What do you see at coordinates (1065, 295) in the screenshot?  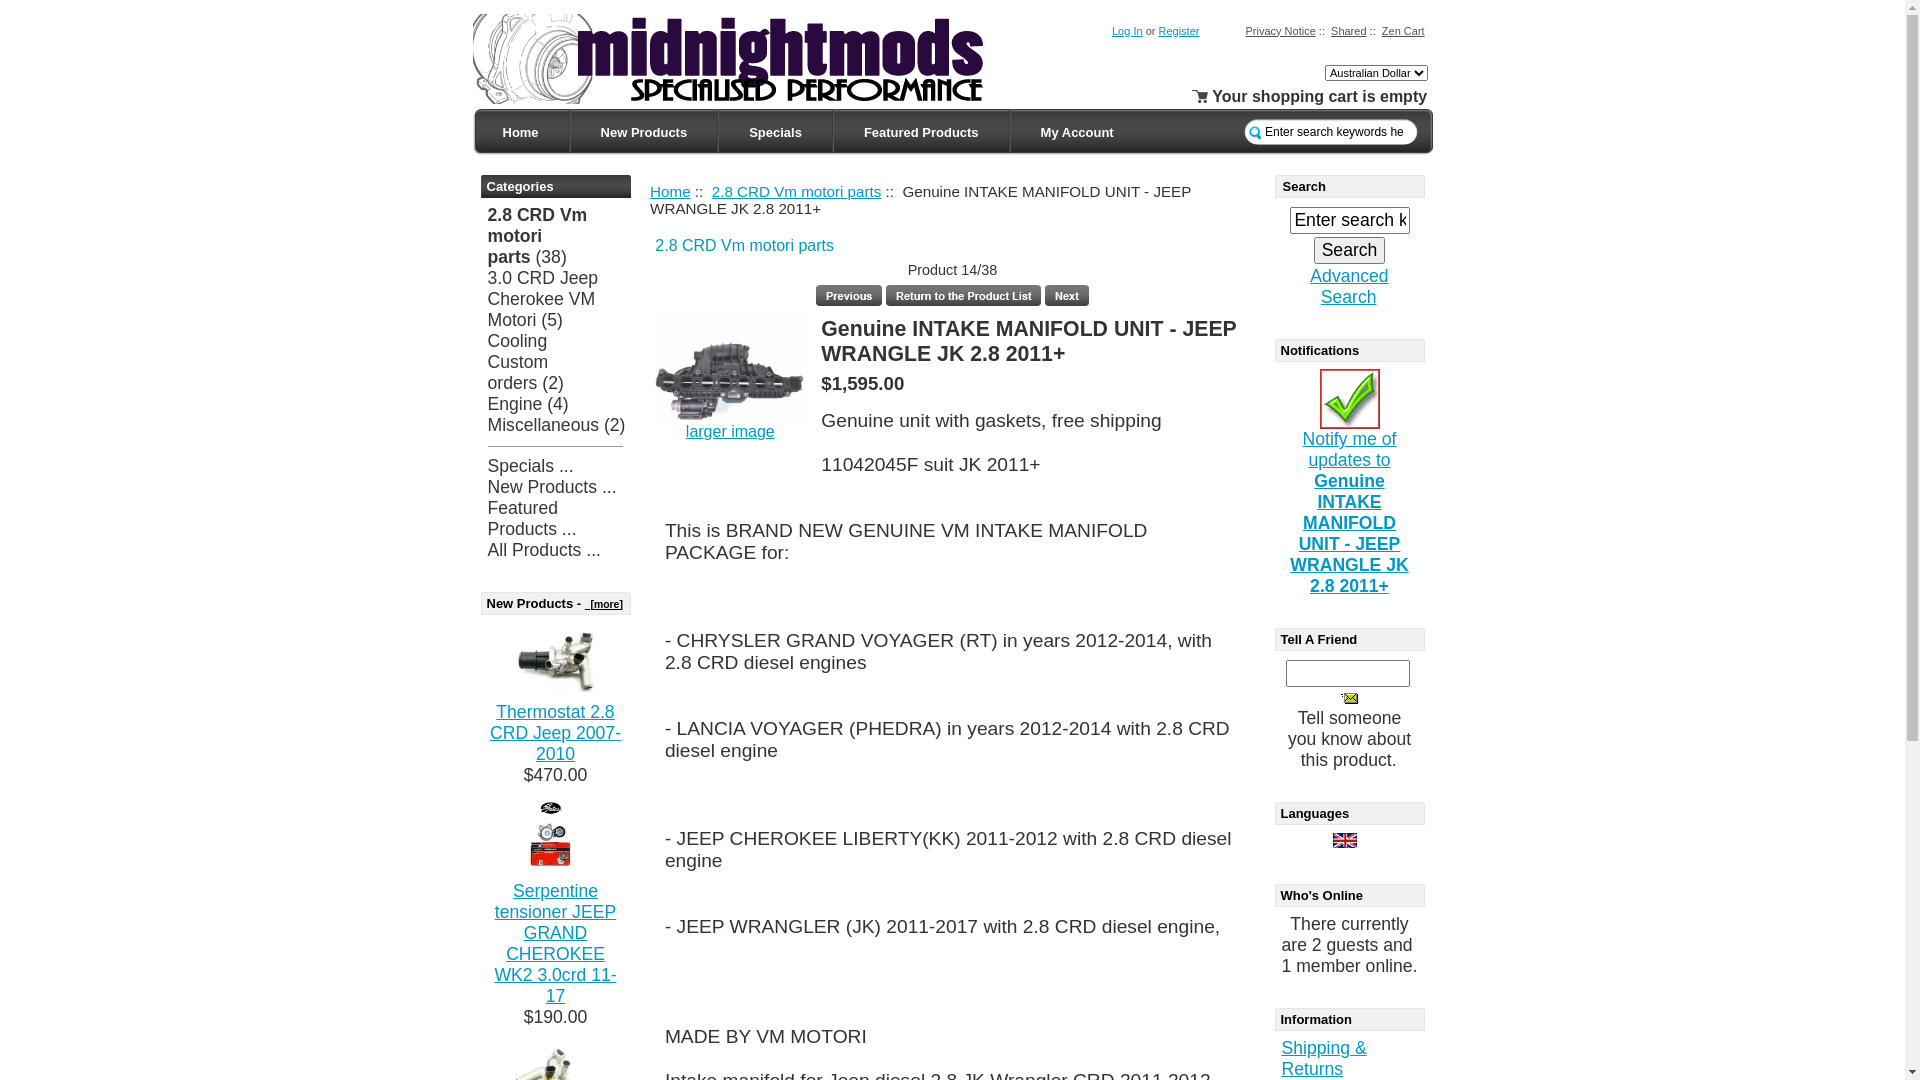 I see `' Next '` at bounding box center [1065, 295].